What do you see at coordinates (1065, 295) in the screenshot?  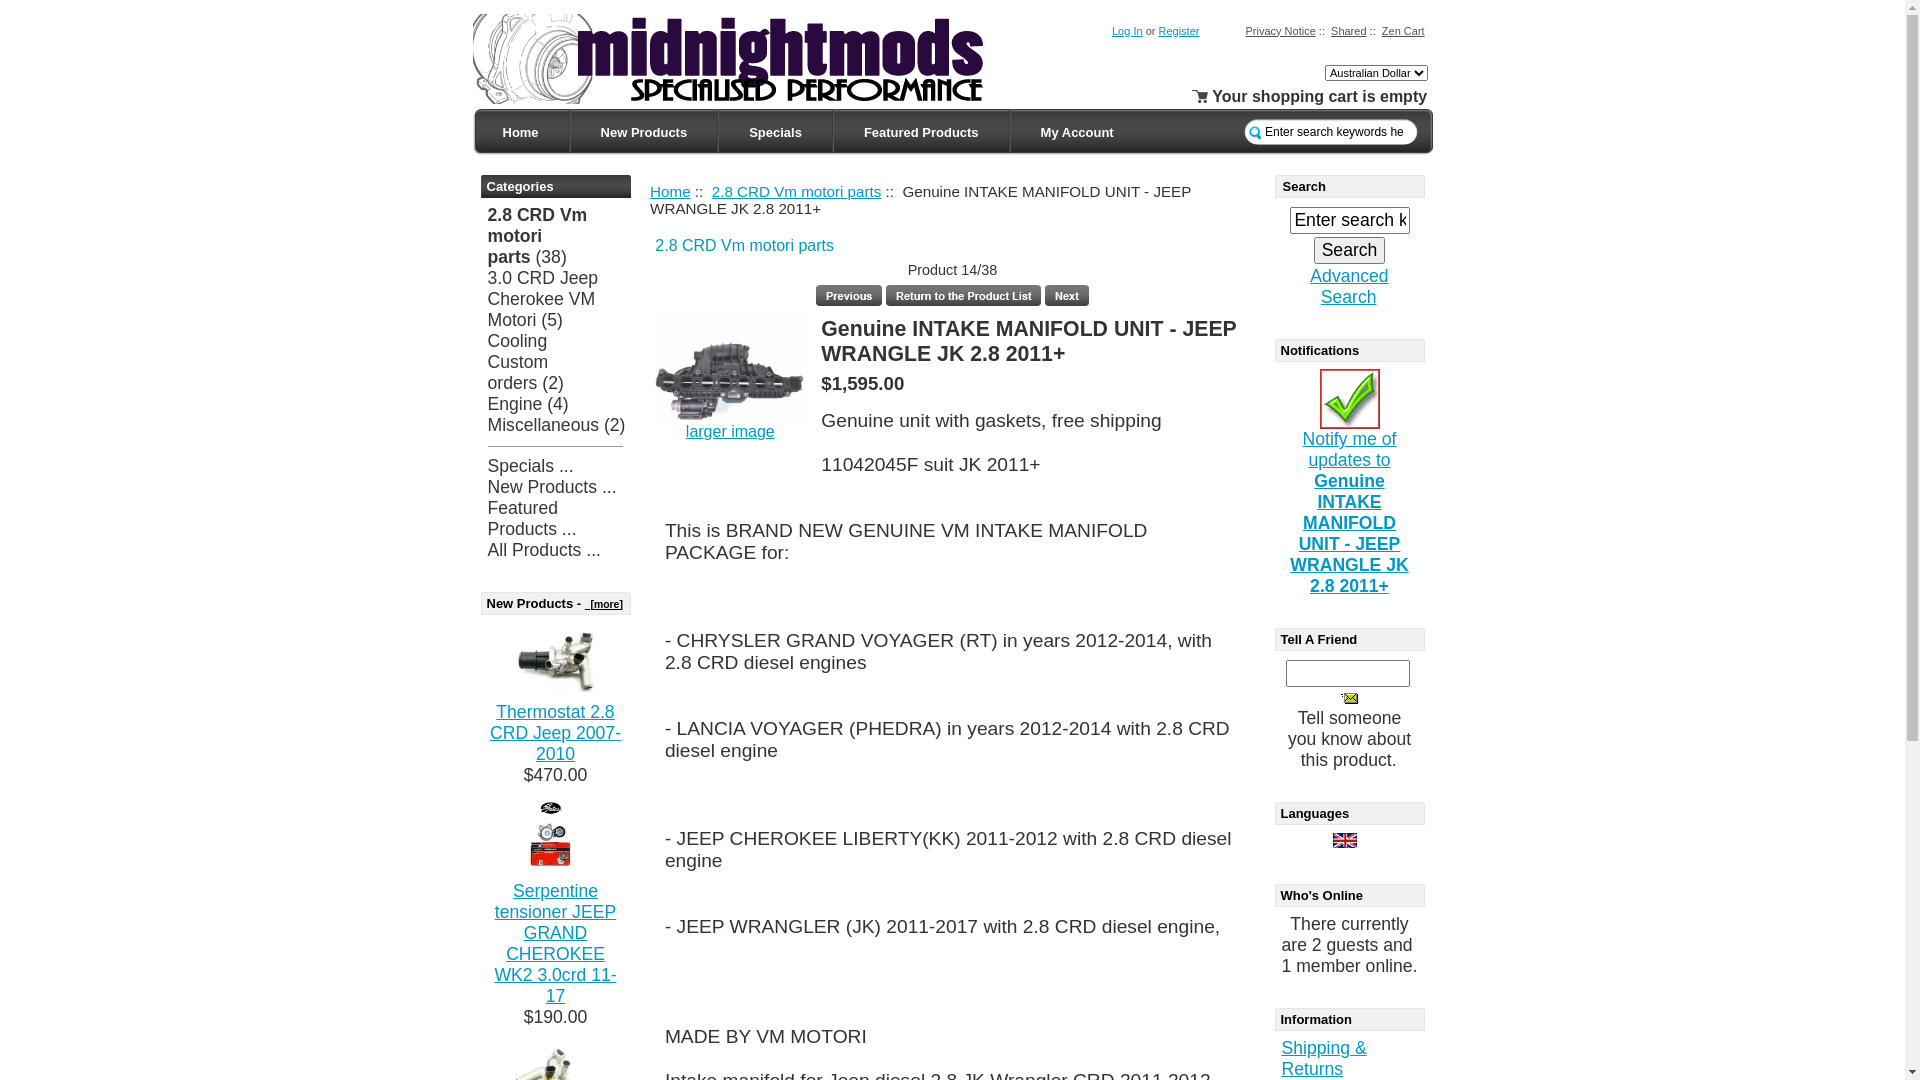 I see `' Next '` at bounding box center [1065, 295].